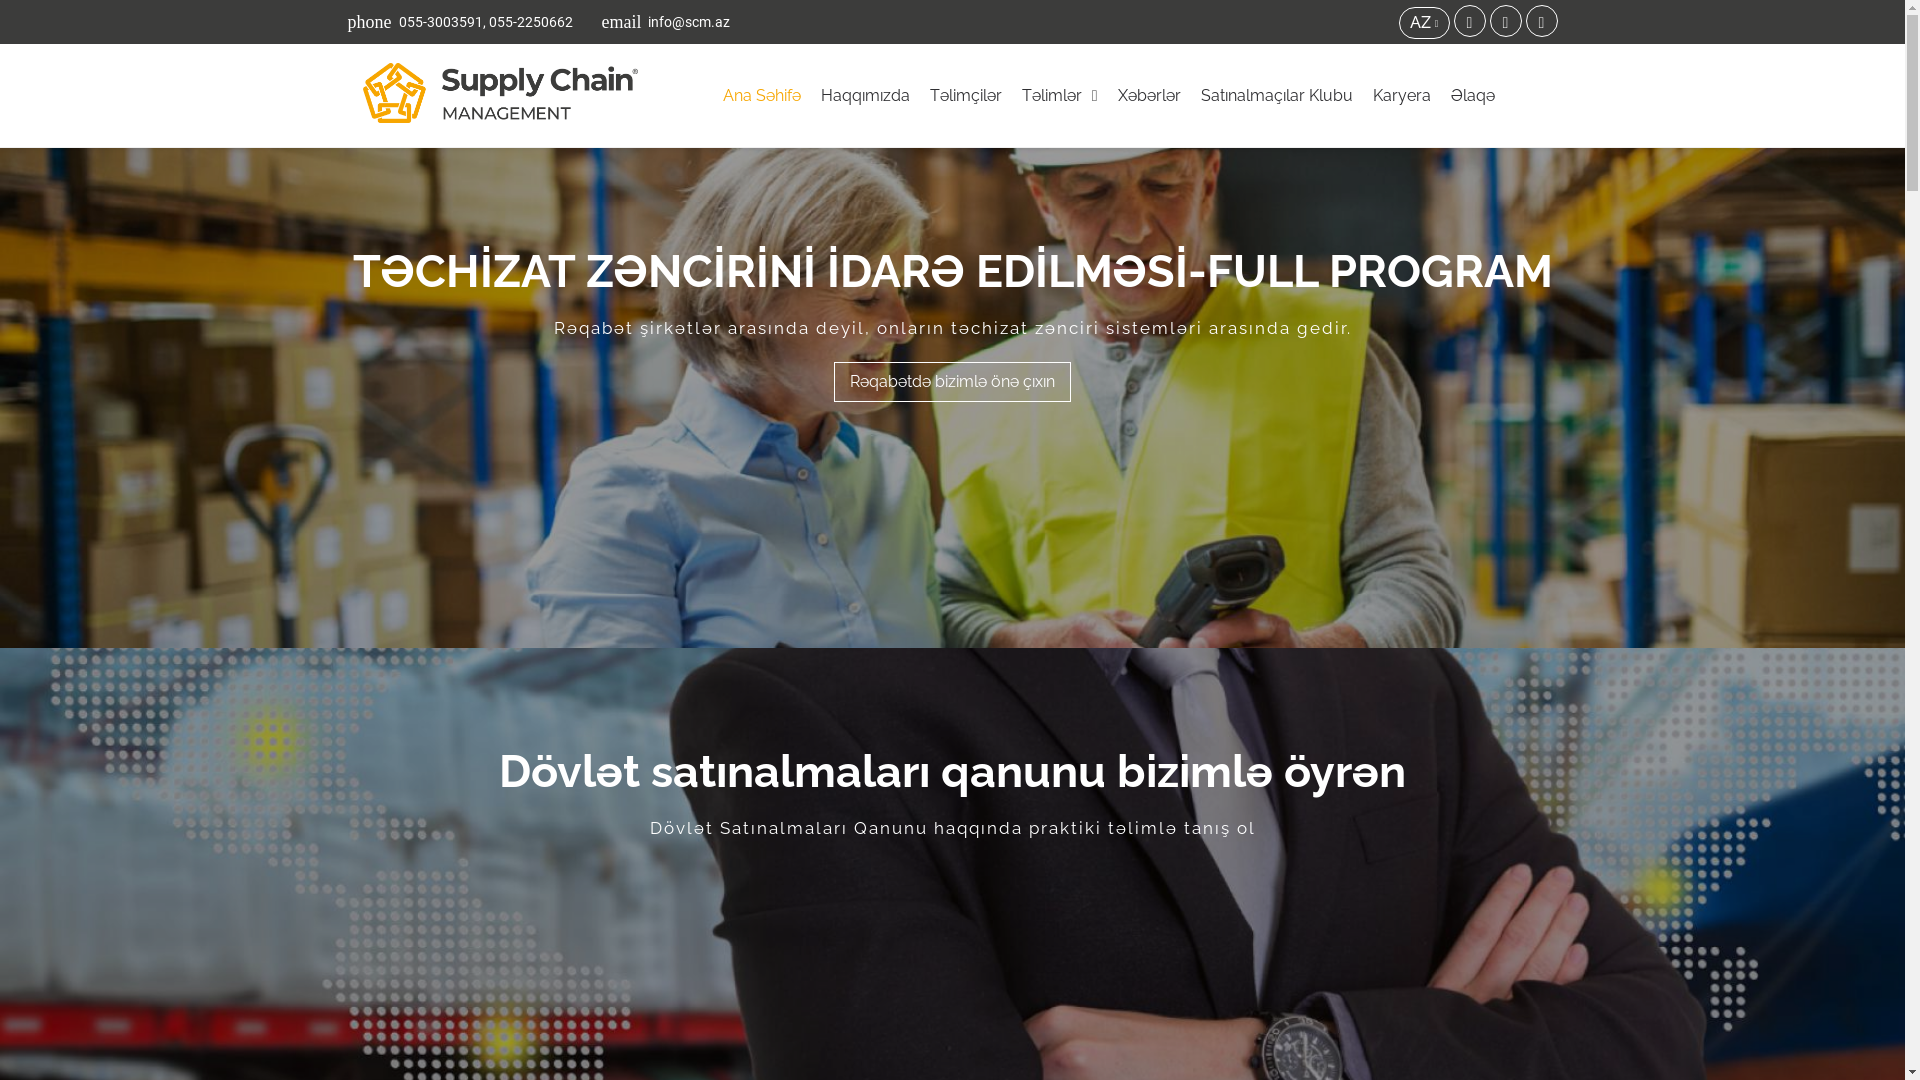 This screenshot has width=1920, height=1080. Describe the element at coordinates (1506, 20) in the screenshot. I see `'Linked'` at that location.